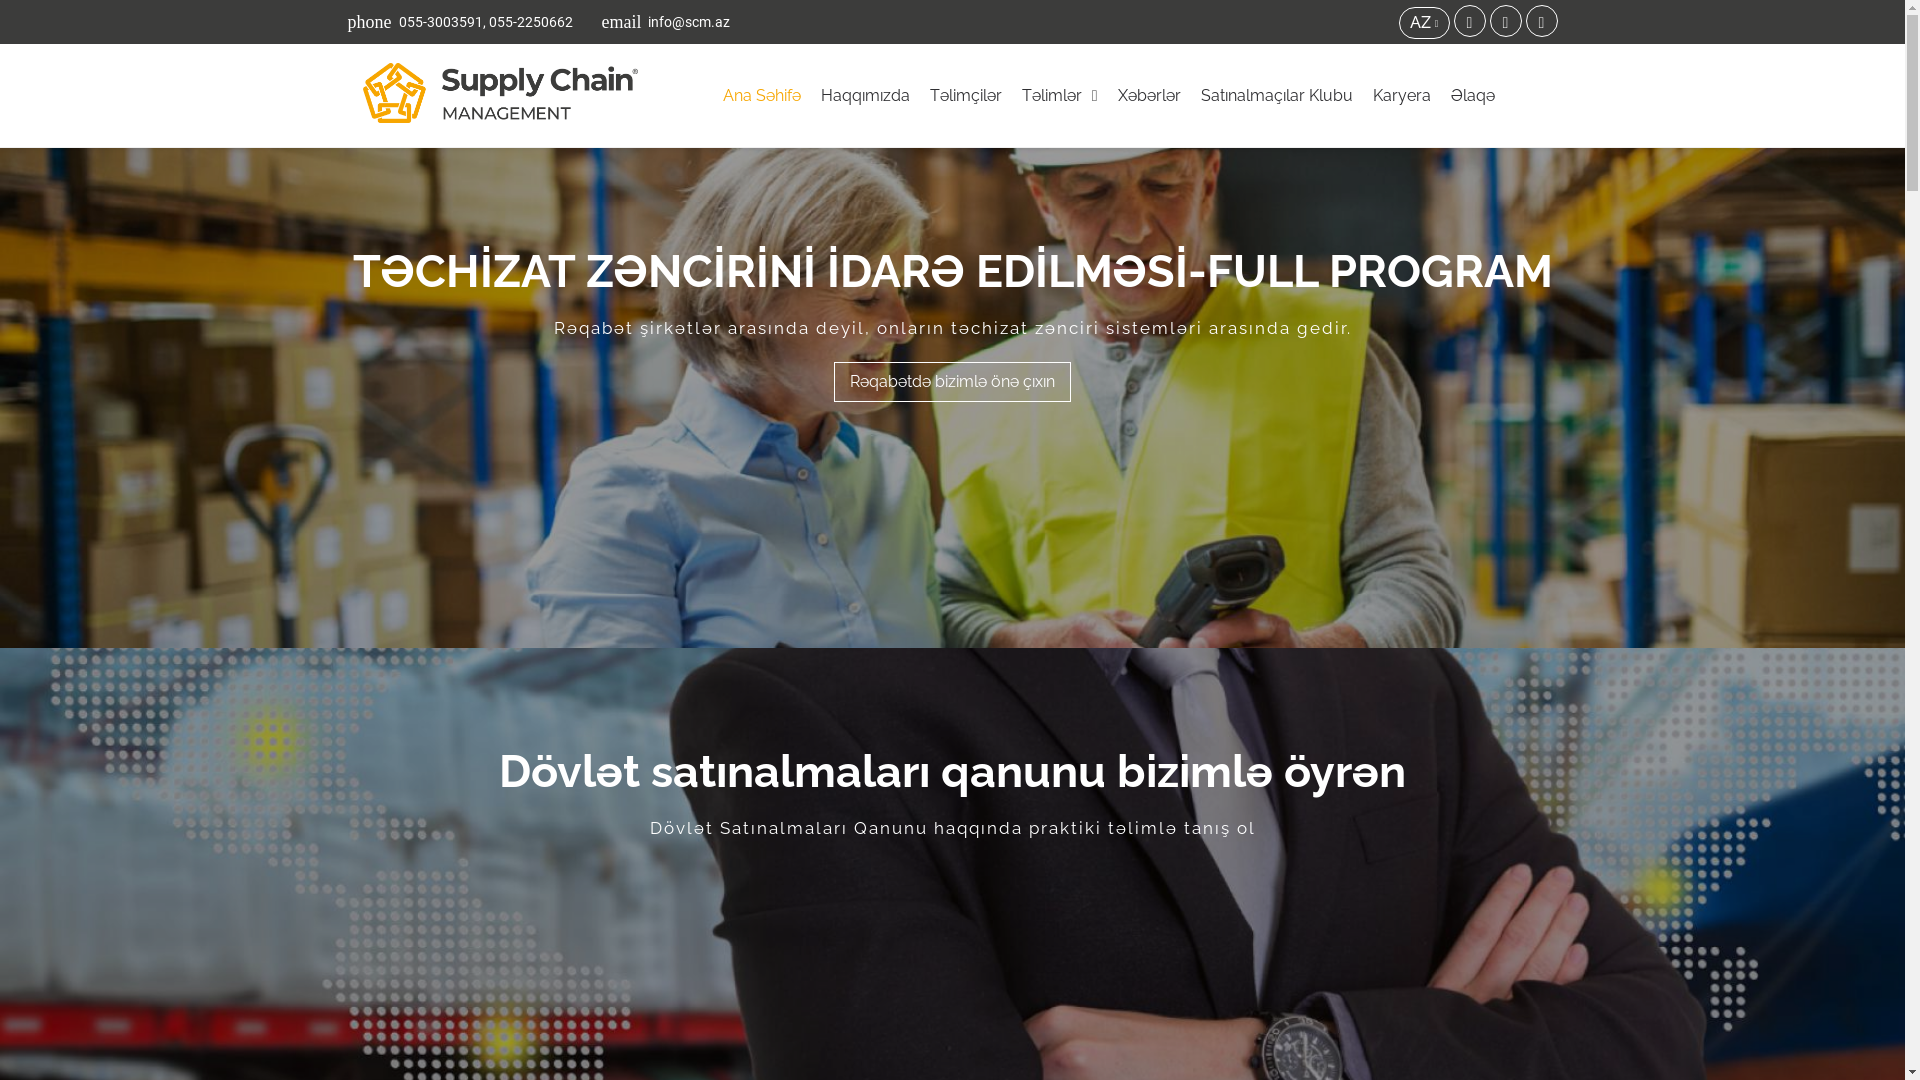 This screenshot has width=1920, height=1080. Describe the element at coordinates (1506, 20) in the screenshot. I see `'Linked'` at that location.